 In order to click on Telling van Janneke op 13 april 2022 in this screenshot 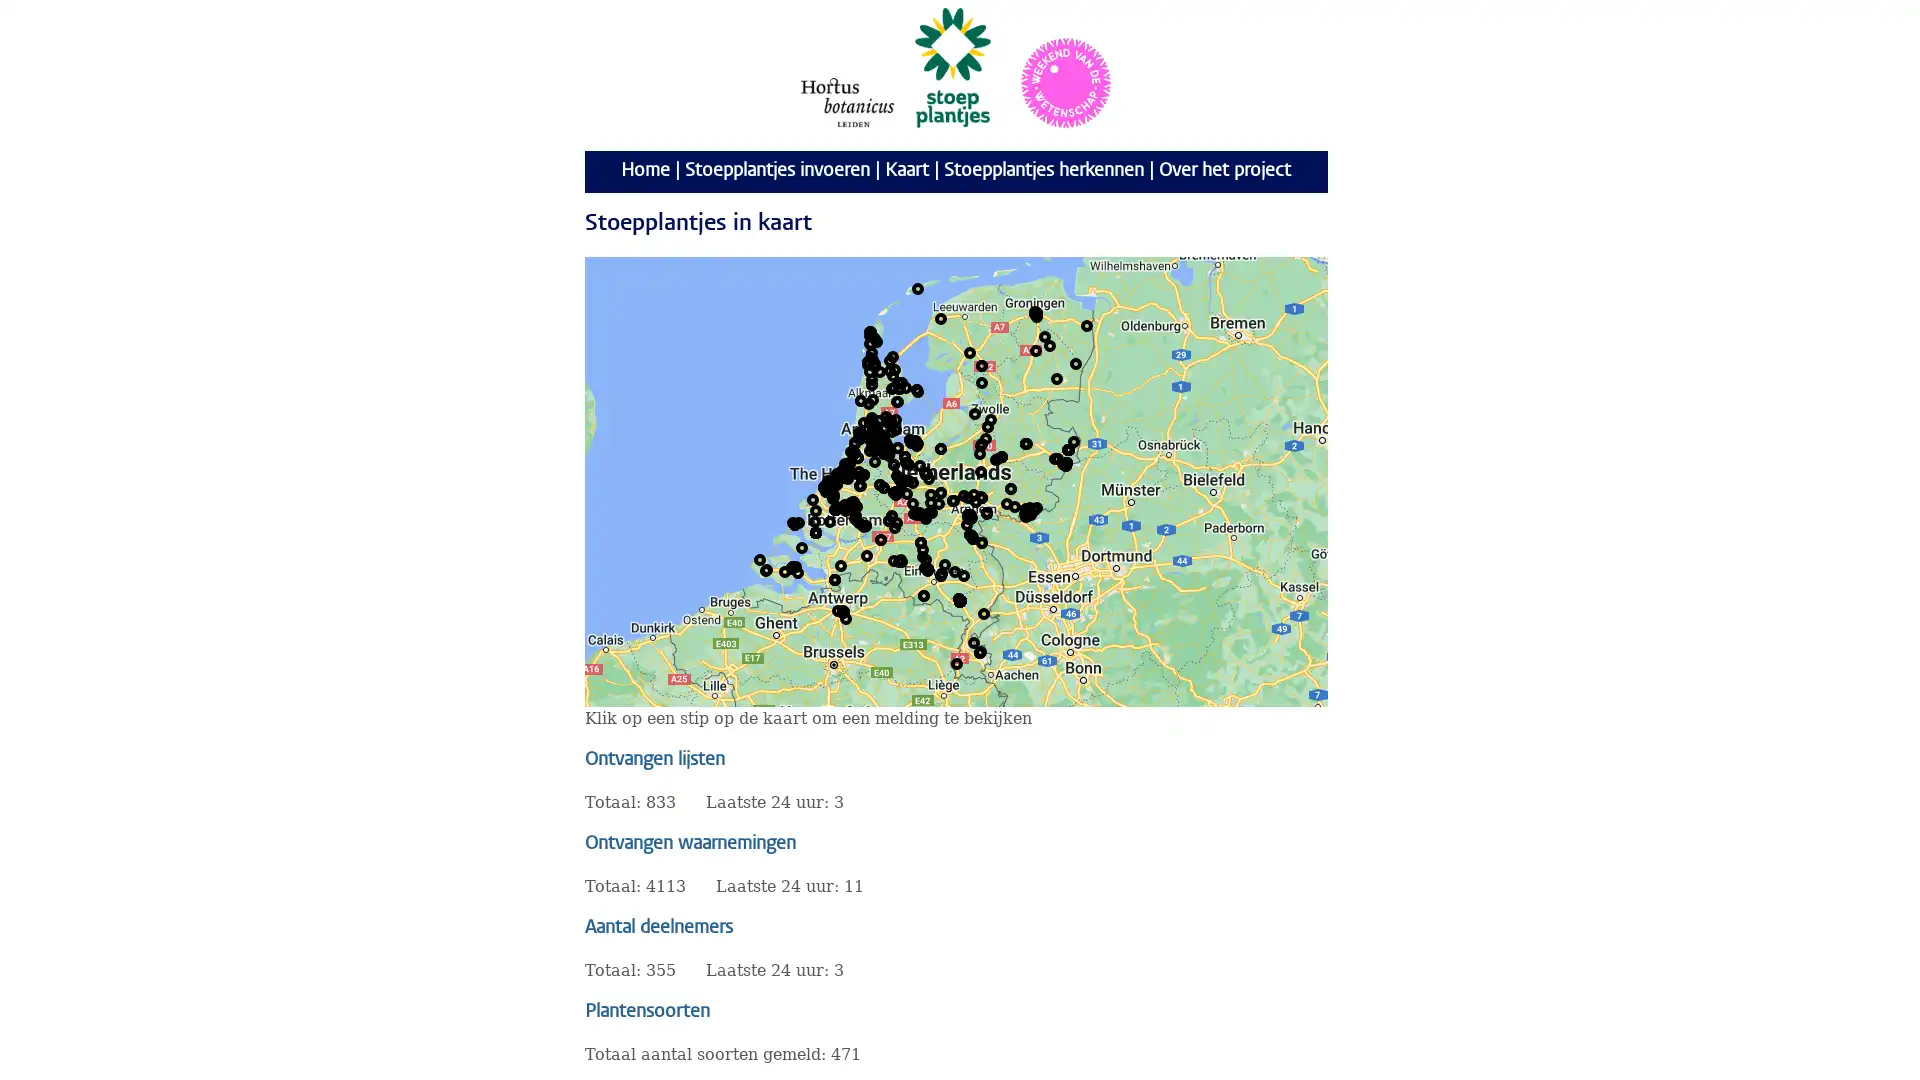, I will do `click(828, 479)`.